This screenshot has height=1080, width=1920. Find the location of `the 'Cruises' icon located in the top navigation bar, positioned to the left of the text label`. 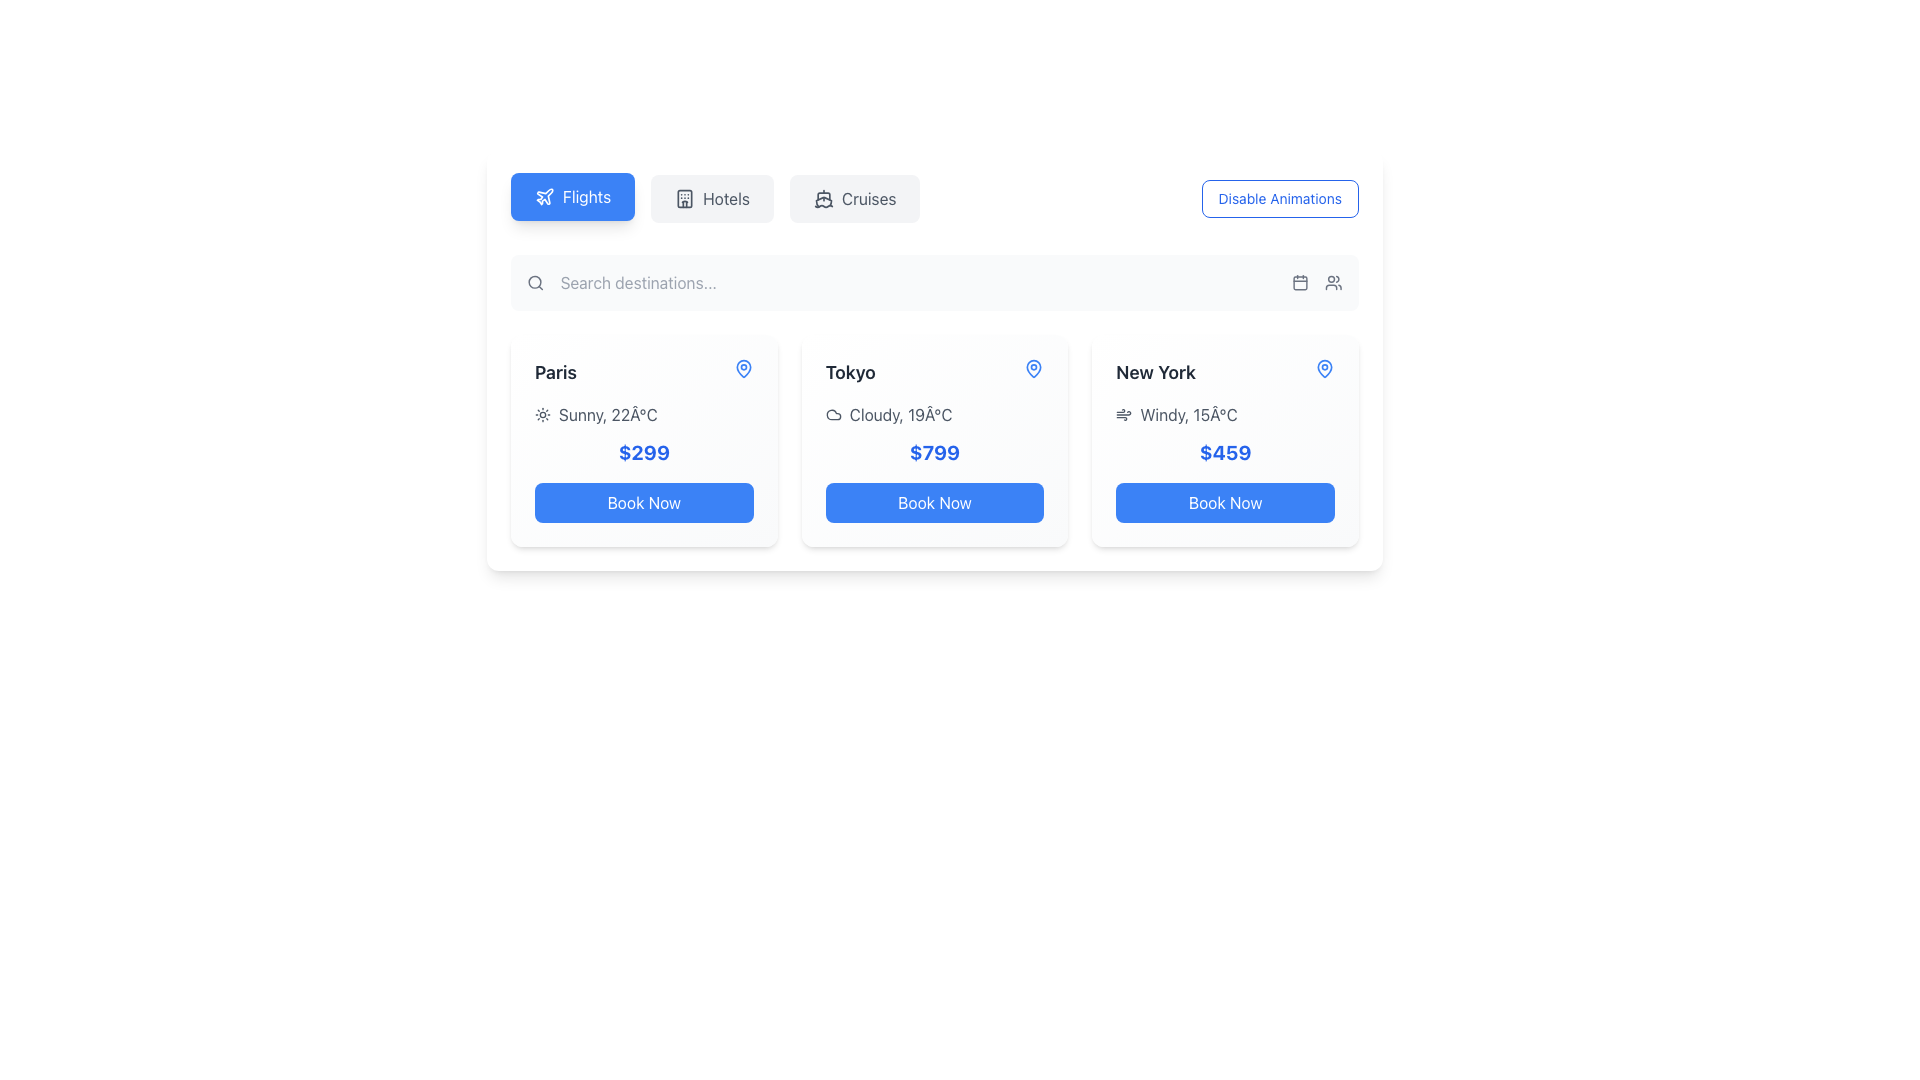

the 'Cruises' icon located in the top navigation bar, positioned to the left of the text label is located at coordinates (823, 199).